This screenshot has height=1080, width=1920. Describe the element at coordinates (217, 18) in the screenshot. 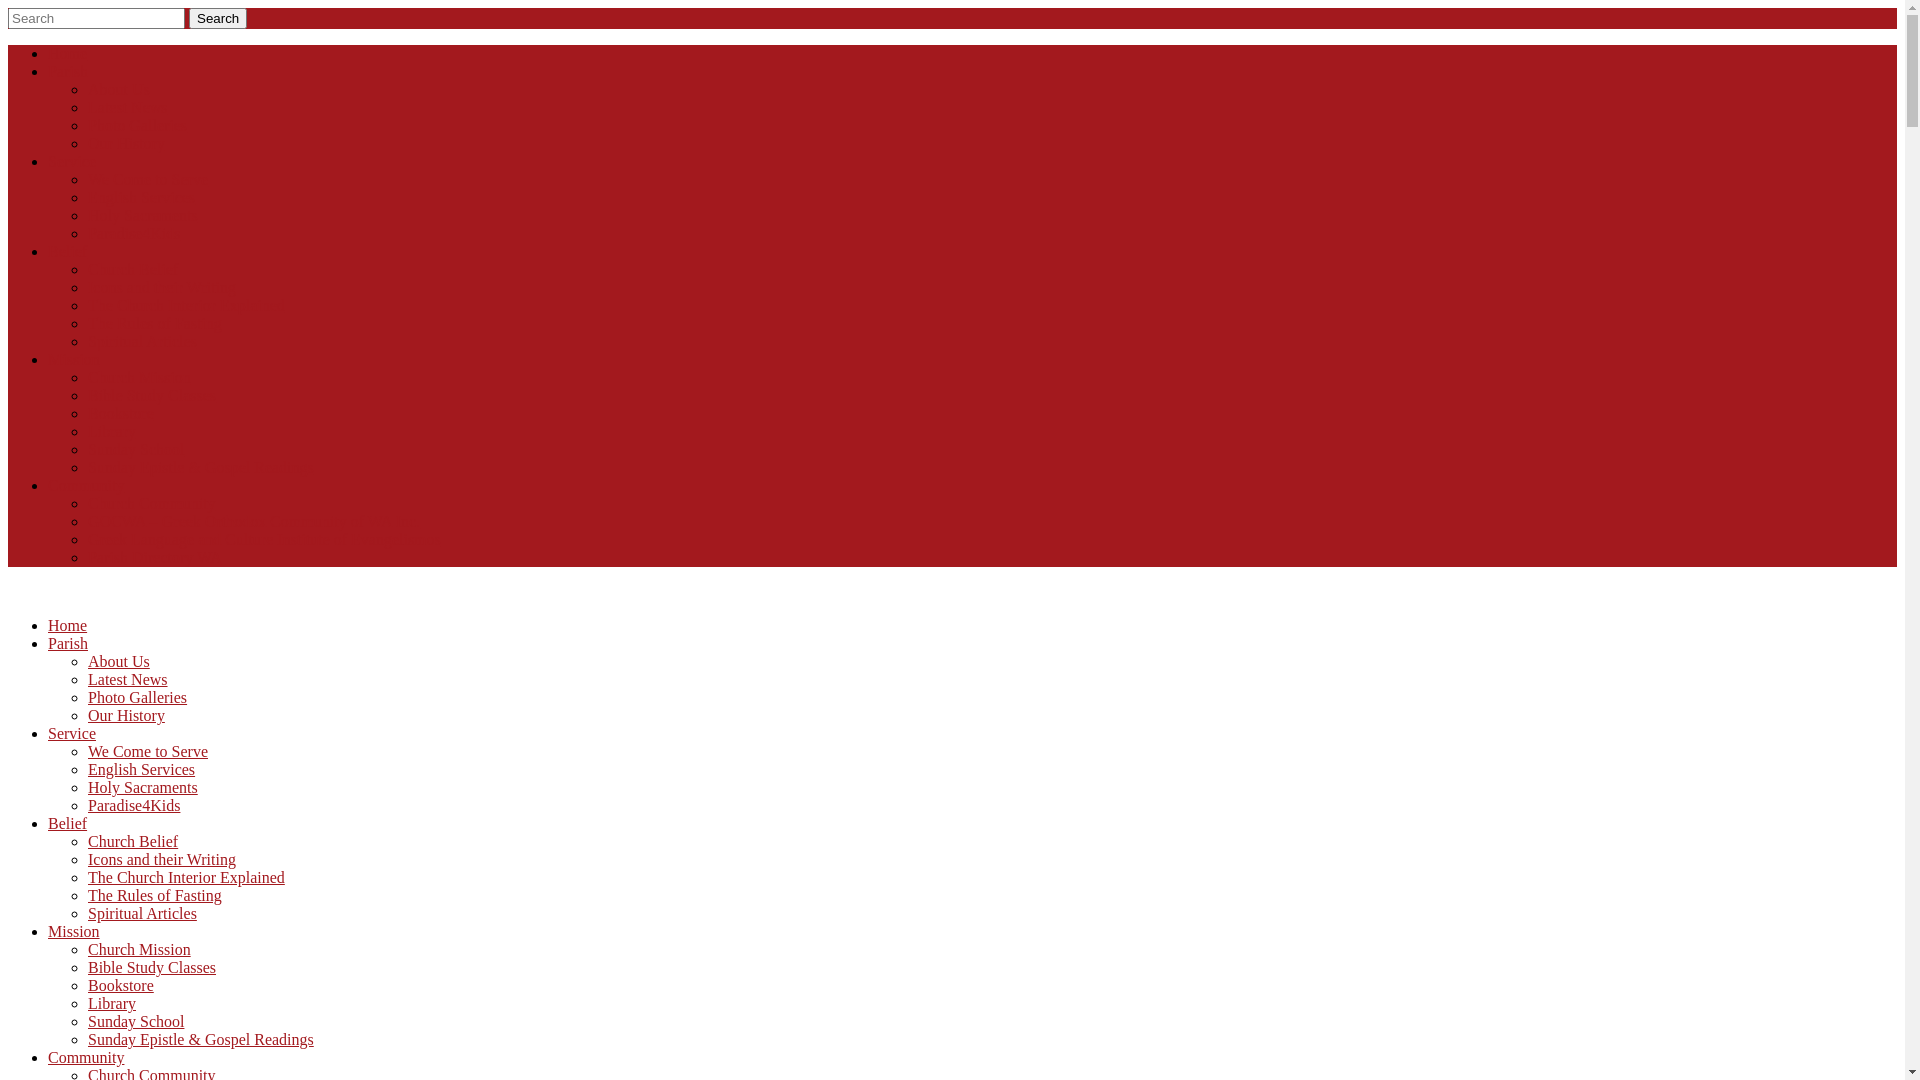

I see `'Search'` at that location.